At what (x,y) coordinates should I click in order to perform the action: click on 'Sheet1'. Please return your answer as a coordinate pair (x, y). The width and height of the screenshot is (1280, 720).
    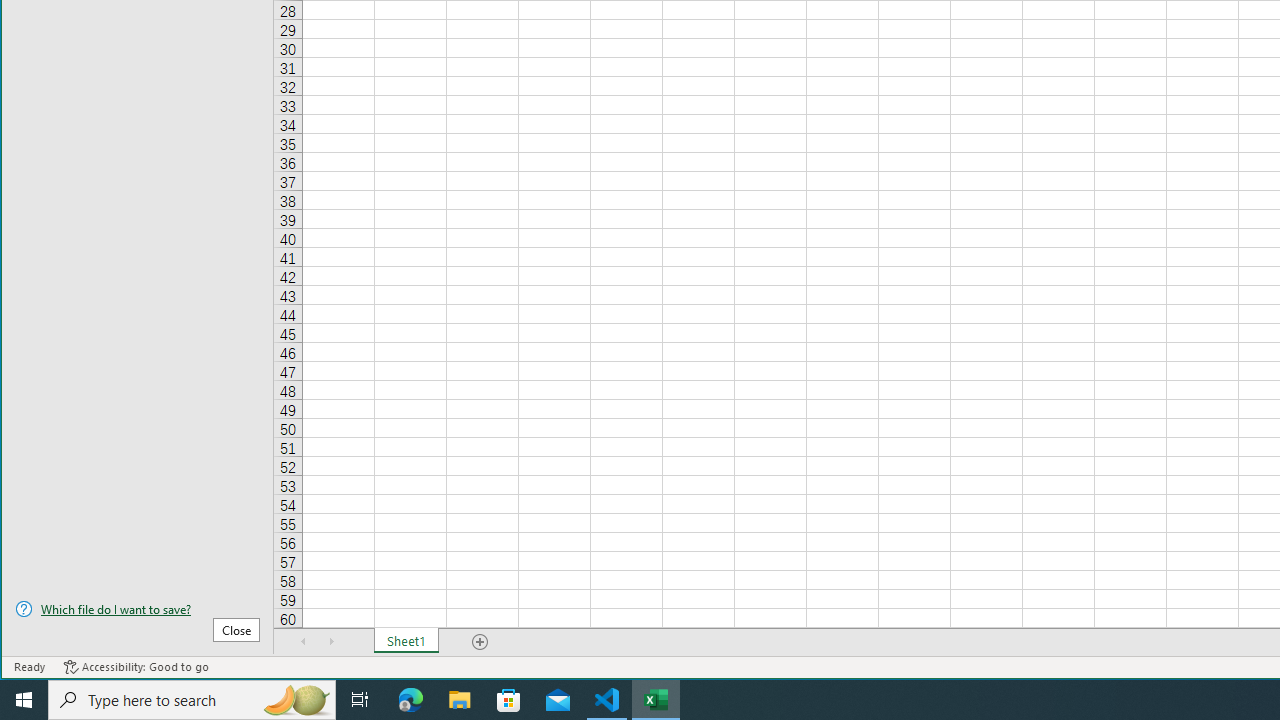
    Looking at the image, I should click on (405, 641).